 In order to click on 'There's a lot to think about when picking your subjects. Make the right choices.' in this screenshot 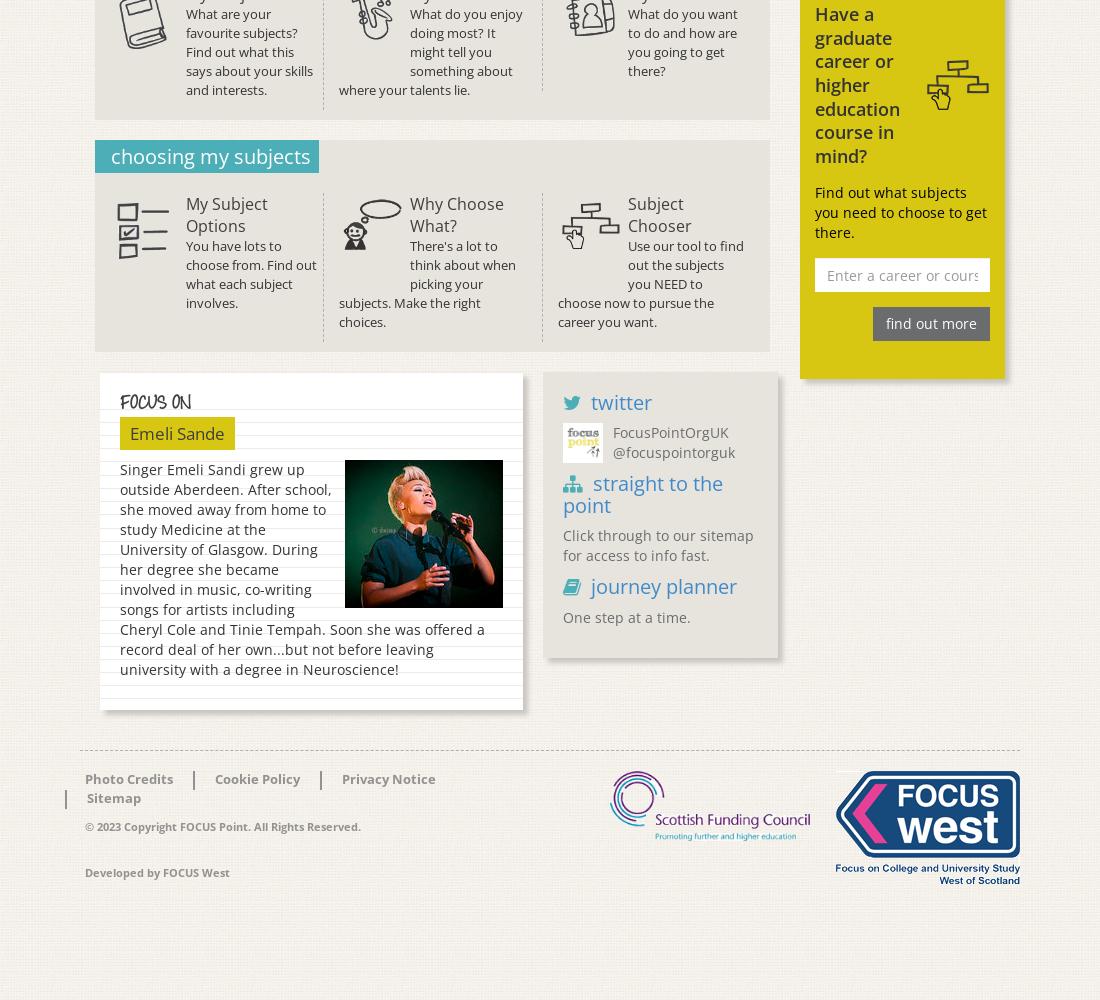, I will do `click(426, 283)`.